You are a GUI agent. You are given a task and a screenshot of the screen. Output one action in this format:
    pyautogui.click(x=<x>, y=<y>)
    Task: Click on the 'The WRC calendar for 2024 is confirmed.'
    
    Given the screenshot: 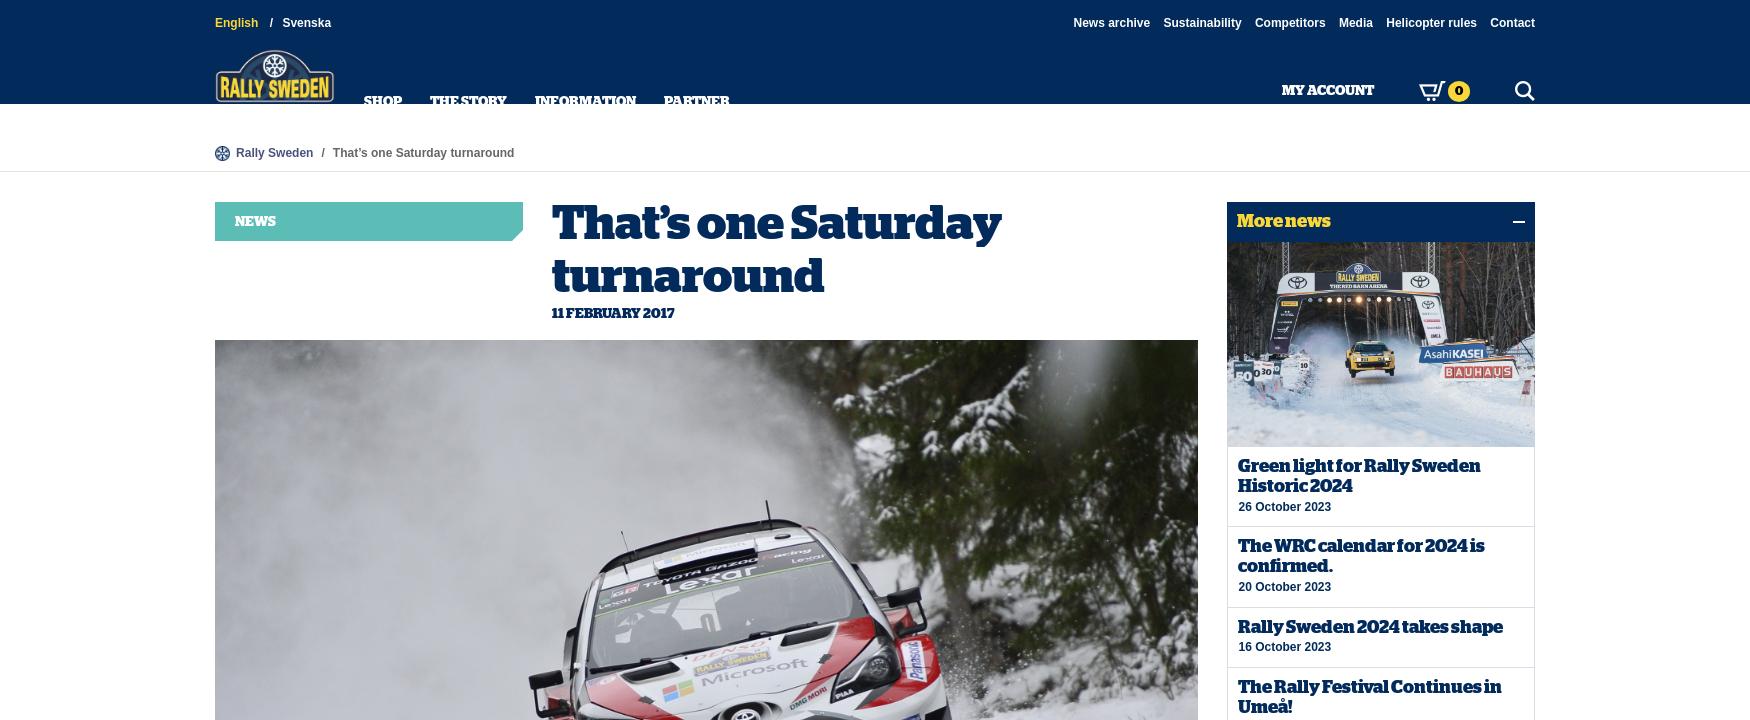 What is the action you would take?
    pyautogui.click(x=1361, y=555)
    